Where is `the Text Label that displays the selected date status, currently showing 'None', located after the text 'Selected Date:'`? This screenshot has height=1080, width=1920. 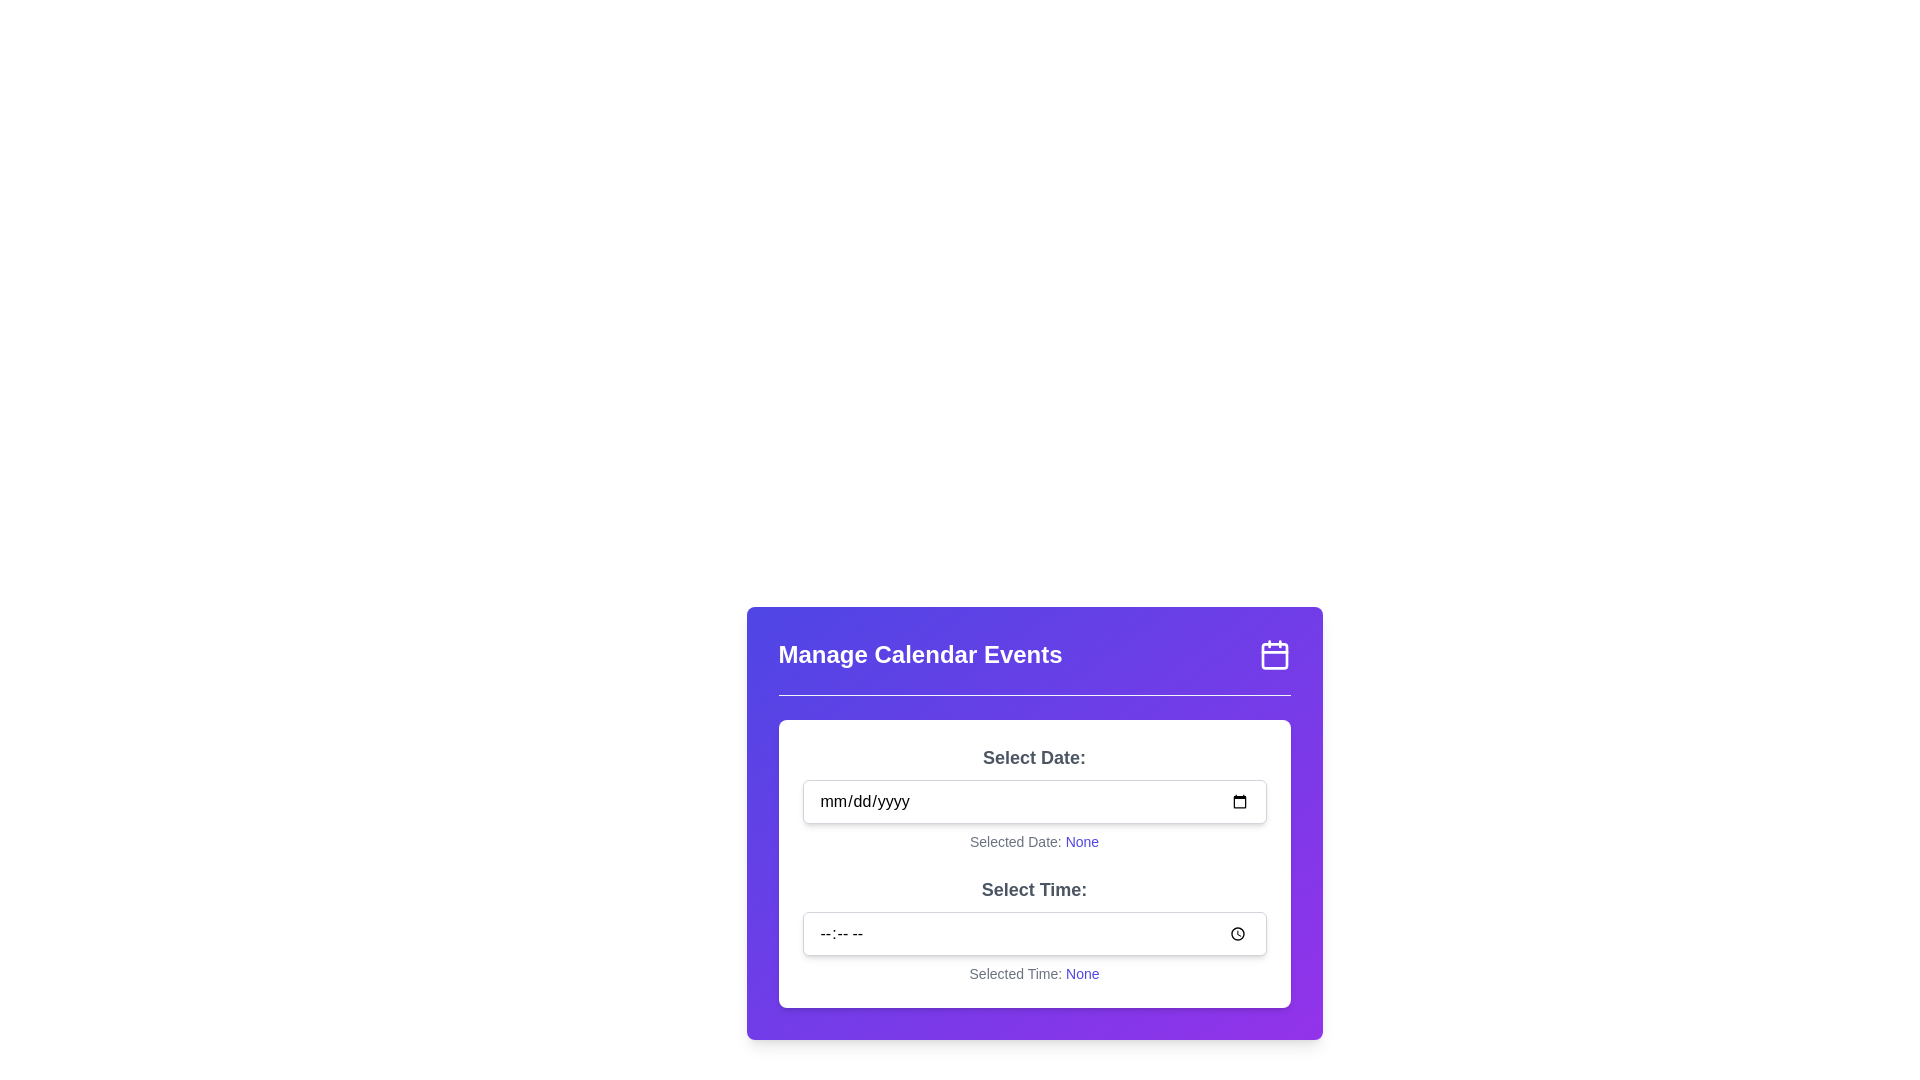 the Text Label that displays the selected date status, currently showing 'None', located after the text 'Selected Date:' is located at coordinates (1081, 841).